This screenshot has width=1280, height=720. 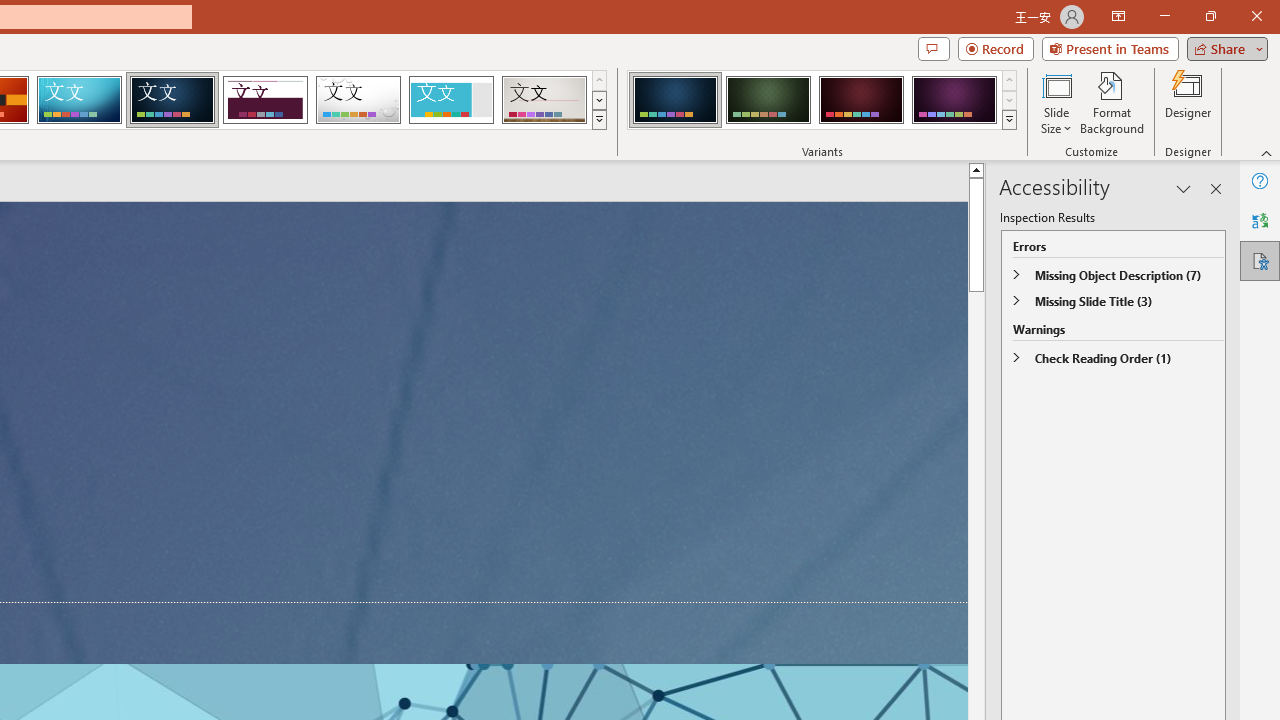 I want to click on 'Damask Variant 1', so click(x=675, y=100).